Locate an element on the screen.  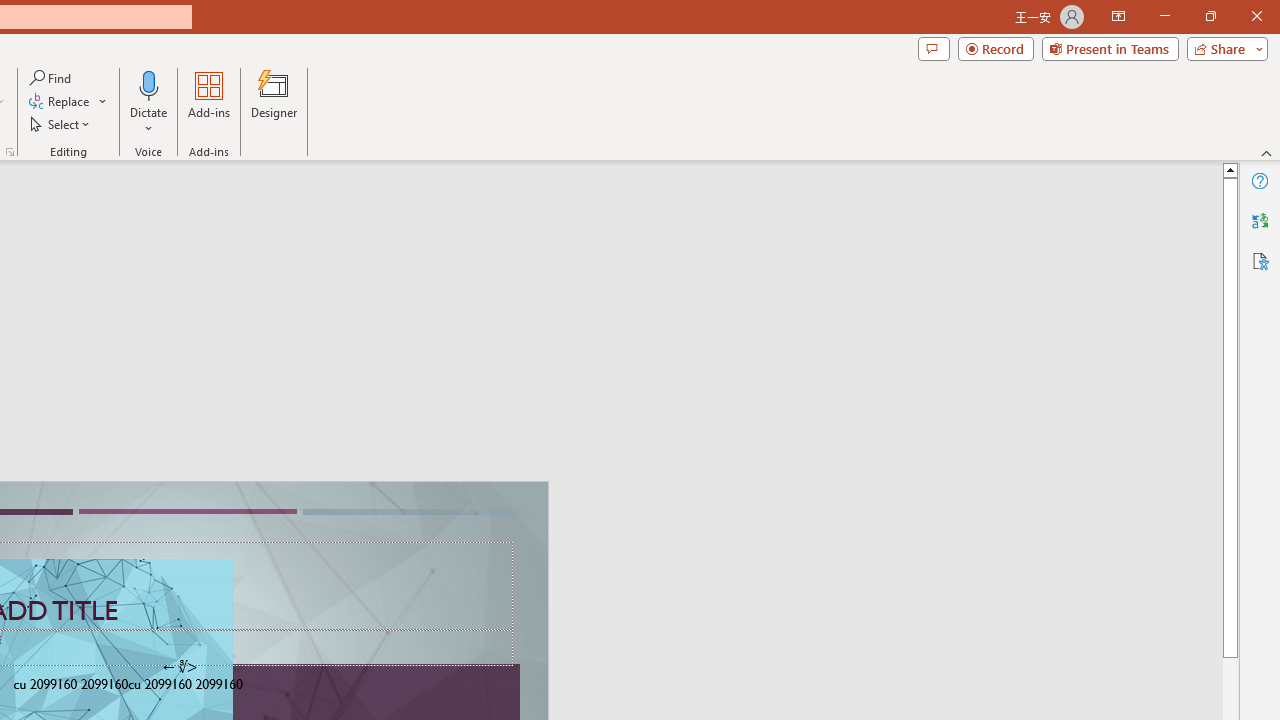
'Dictate' is located at coordinates (148, 103).